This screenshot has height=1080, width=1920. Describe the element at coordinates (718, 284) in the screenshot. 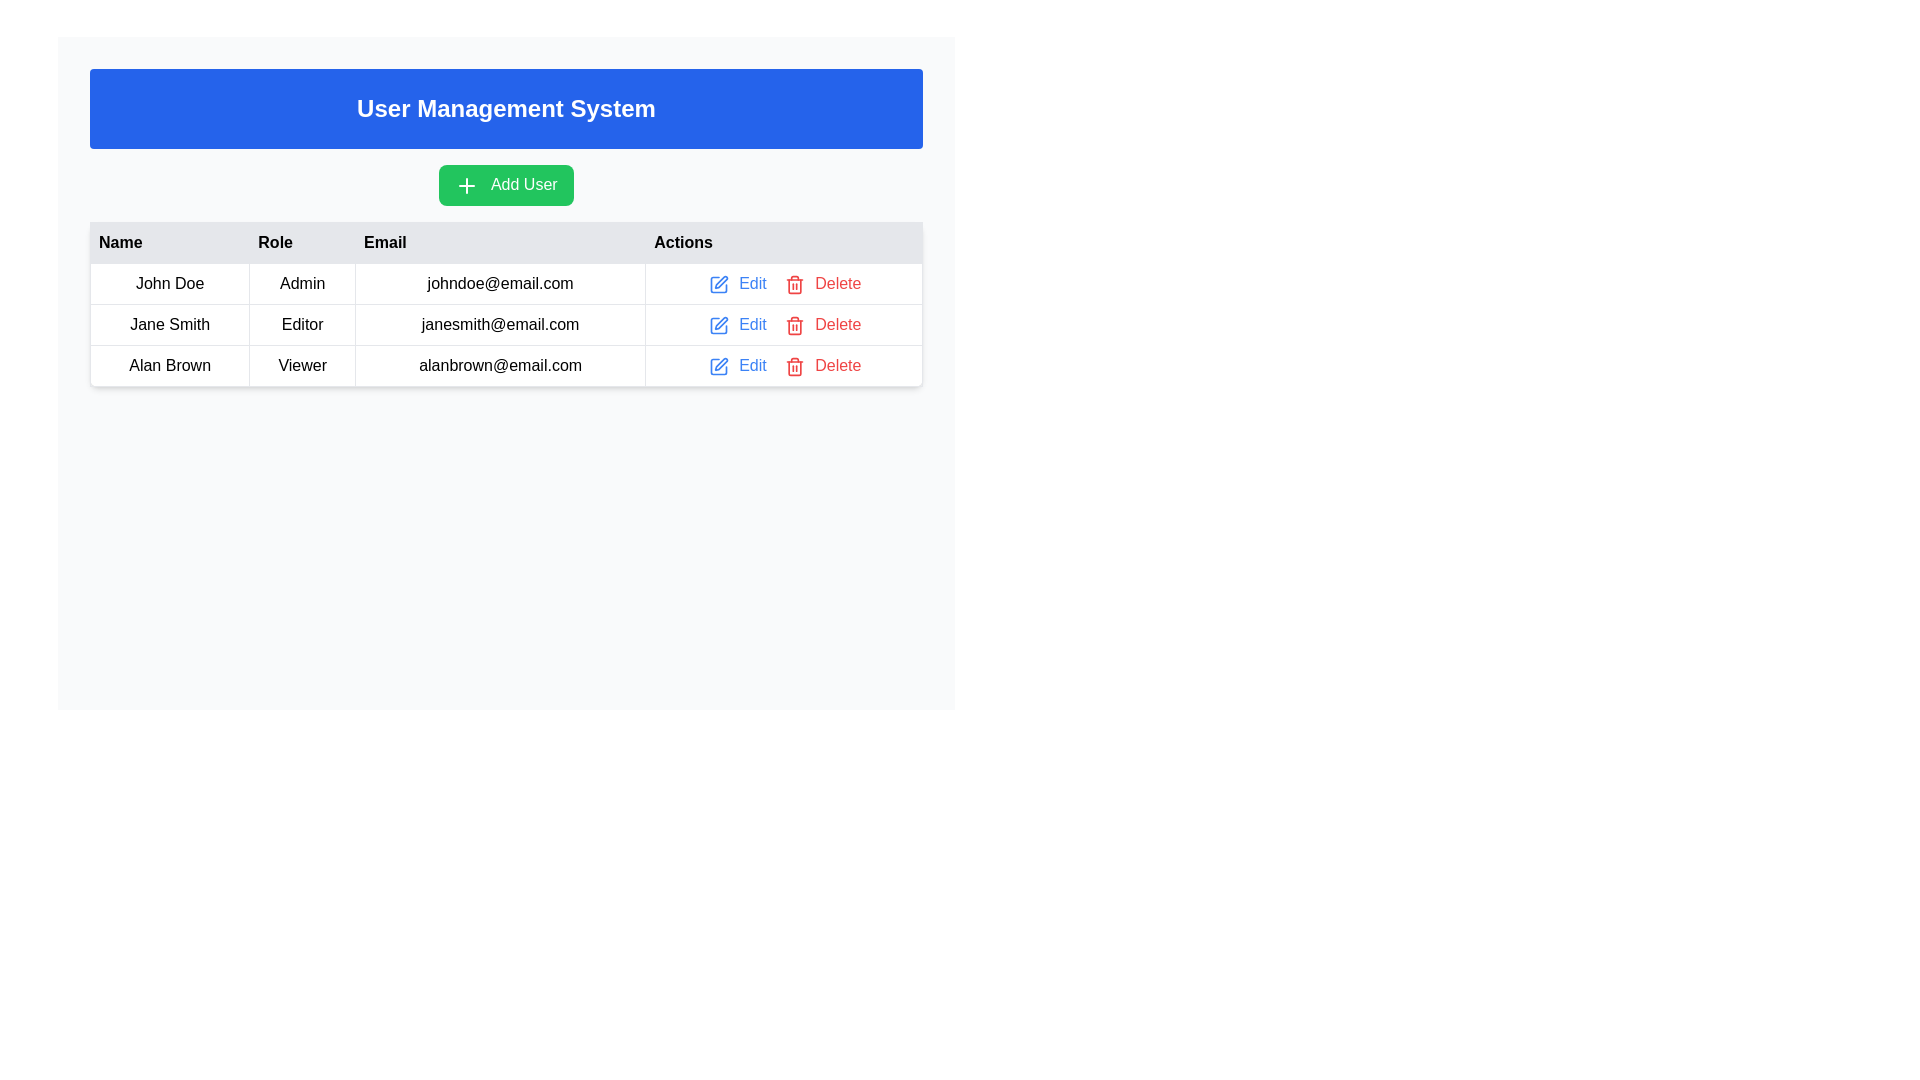

I see `the Graphic icon component resembling a square frame with rounded edges that represents the 'Edit' action, located in the 'Actions' column of the second row corresponding to 'Jane Smith'` at that location.